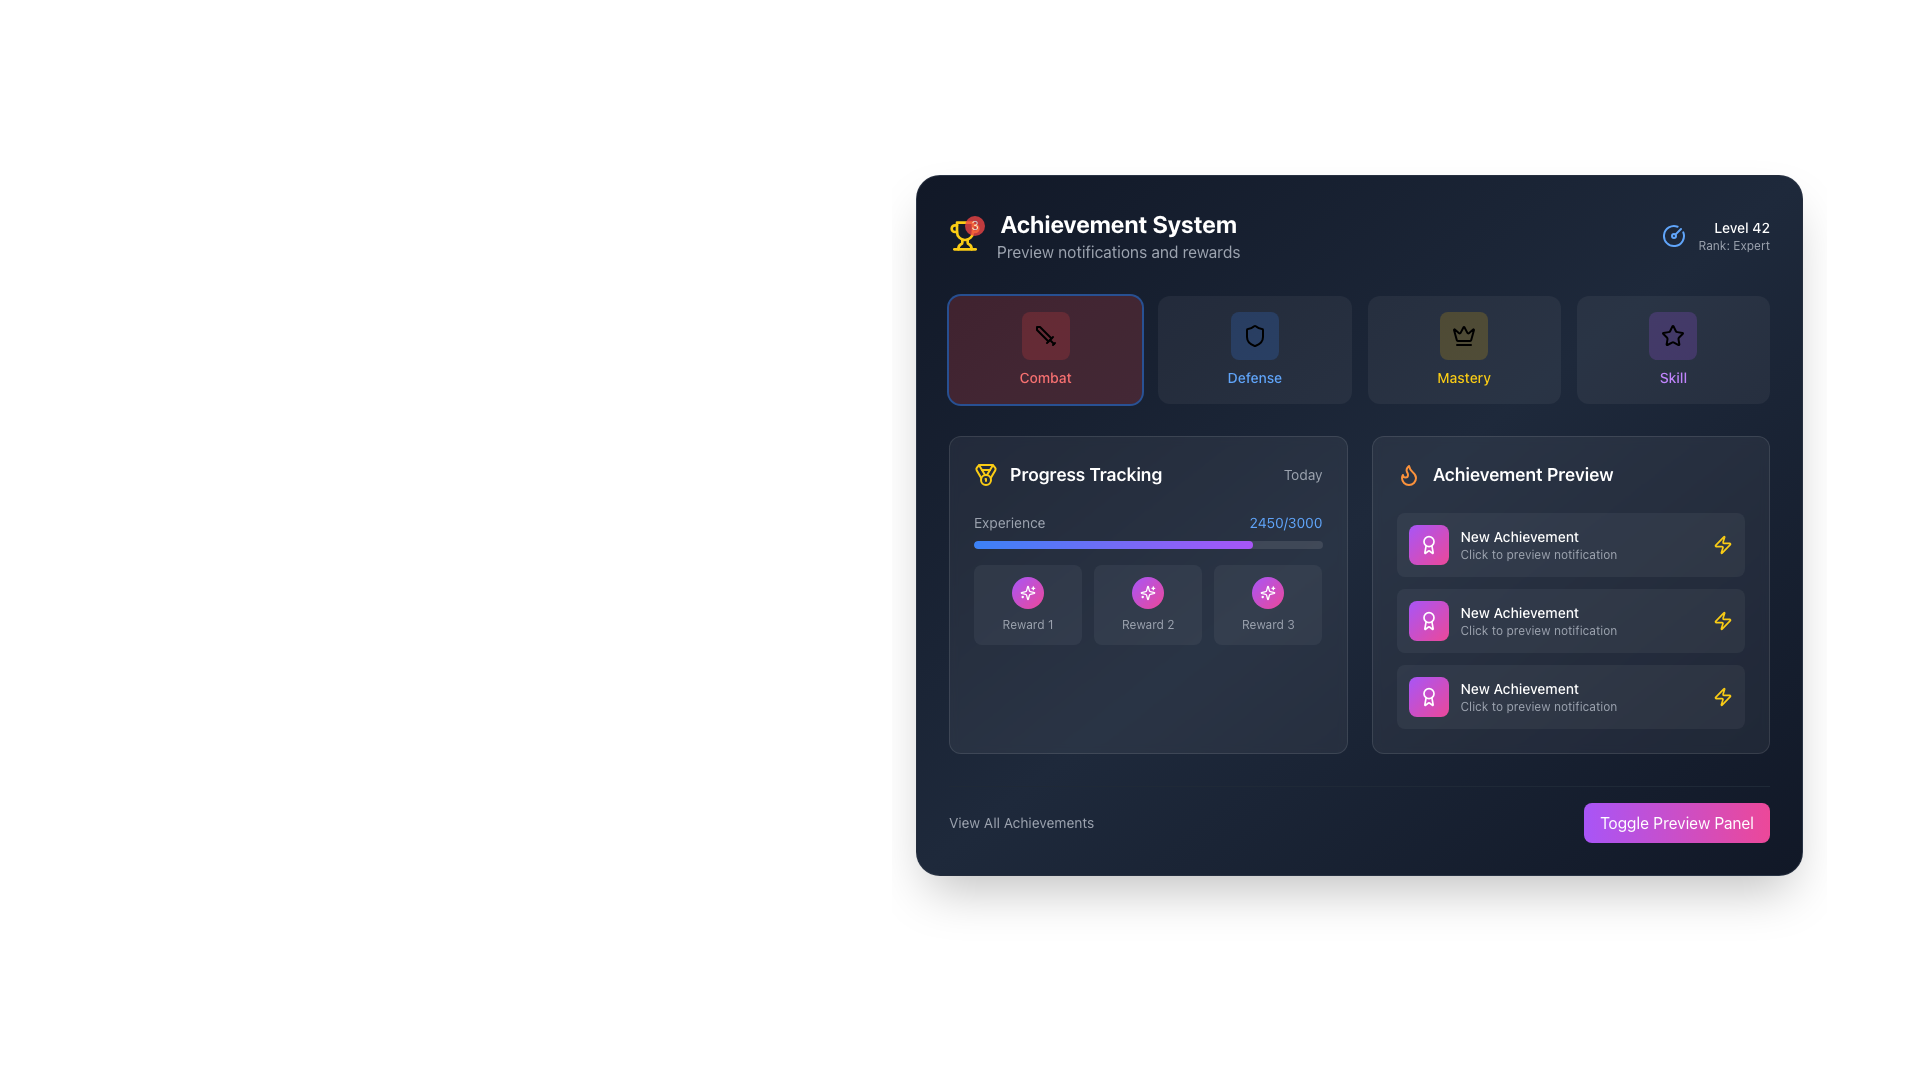  I want to click on the 'Combat' icon located in the upper left corner of the interface under the 'Achievement System' header, so click(1044, 334).